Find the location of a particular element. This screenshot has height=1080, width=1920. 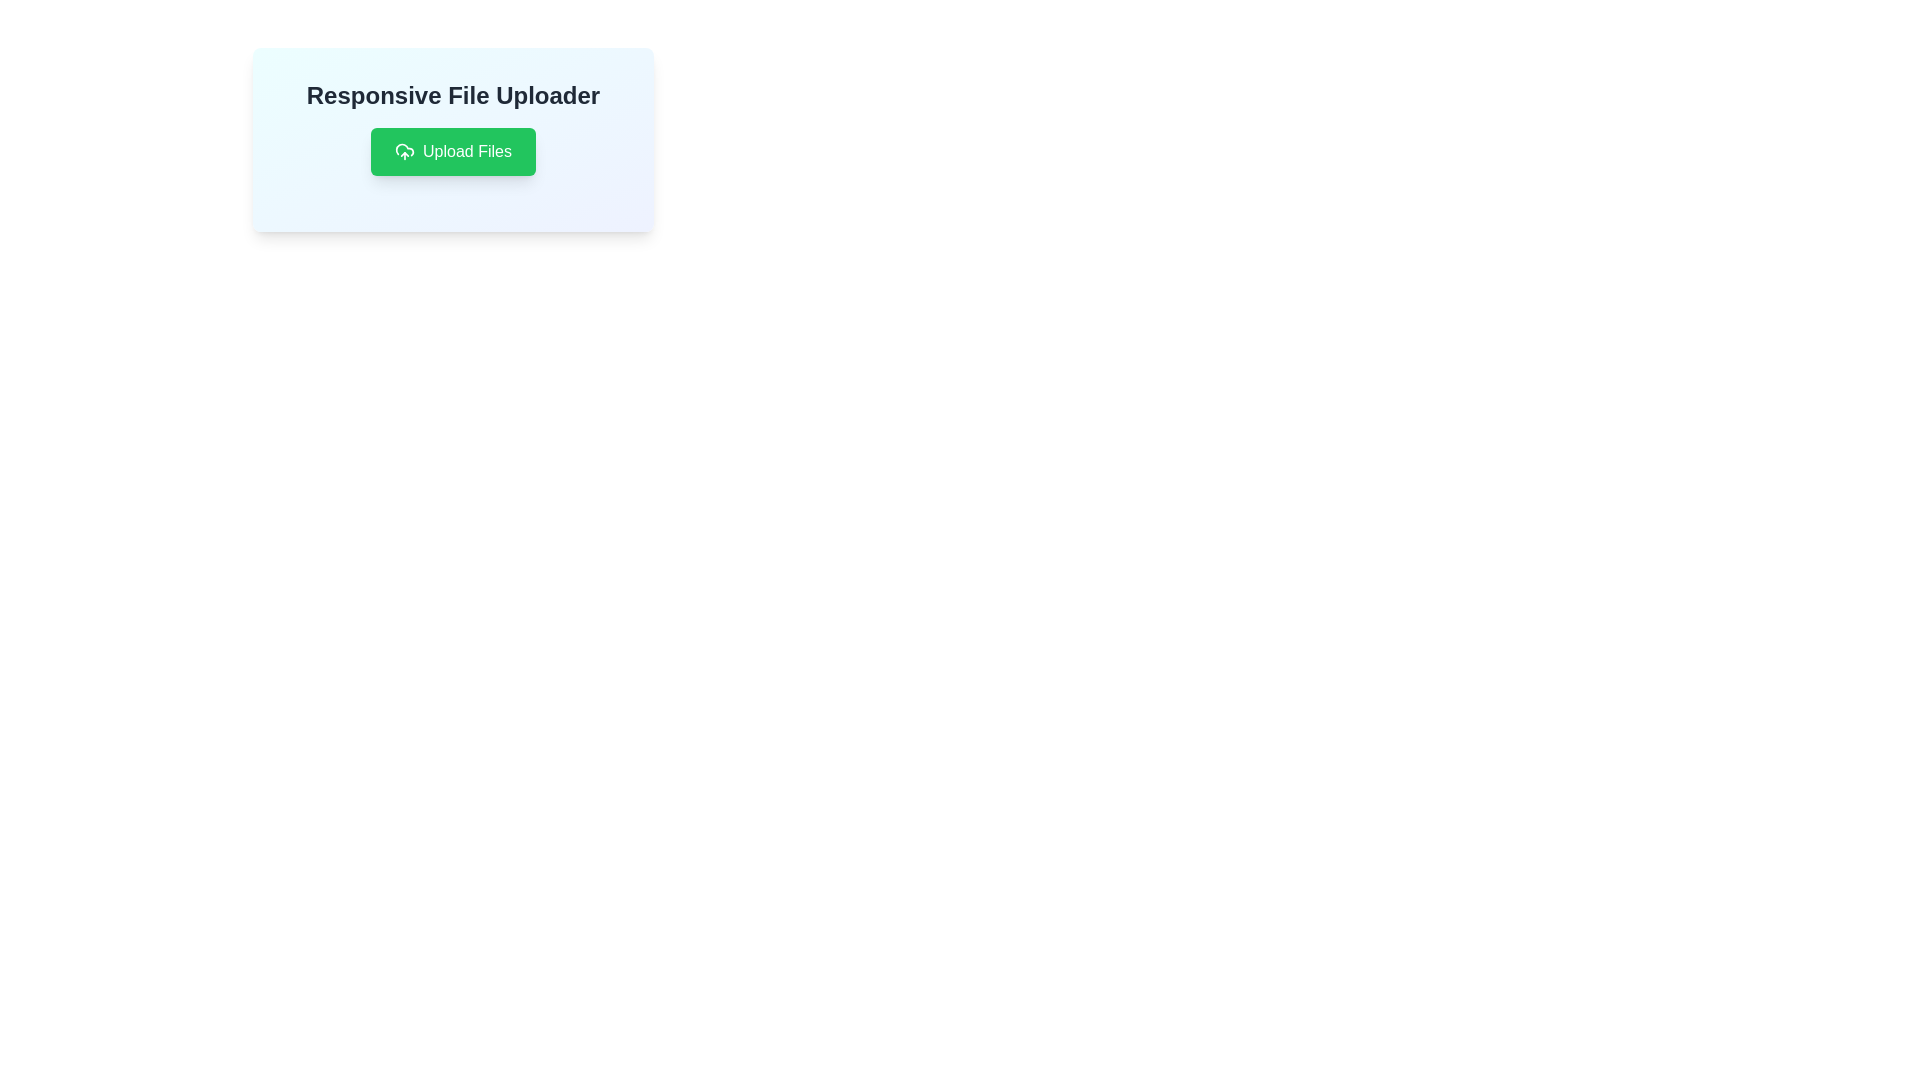

the upload button containing the cloud icon with an upward arrow, which is styled with a green background and located to the left of the text 'Upload Files' is located at coordinates (404, 150).